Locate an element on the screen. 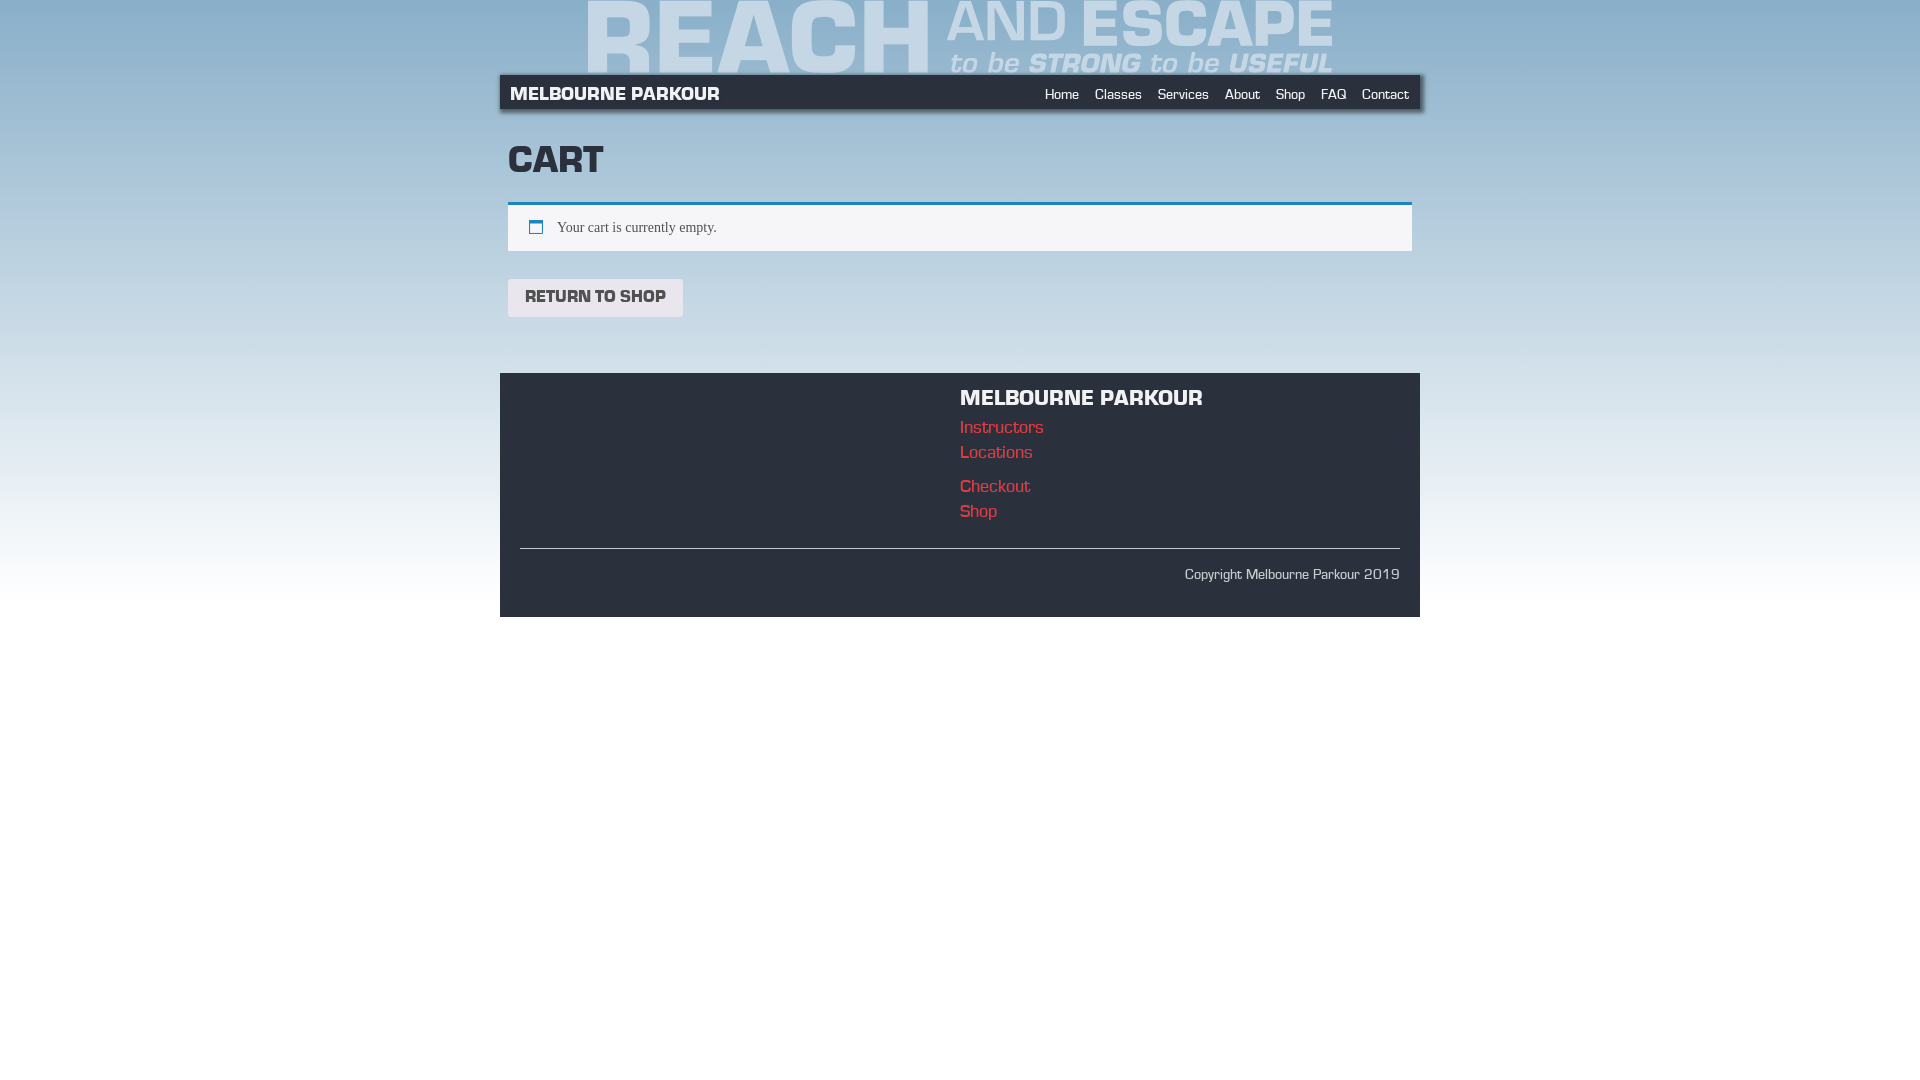  'Services' is located at coordinates (1183, 95).